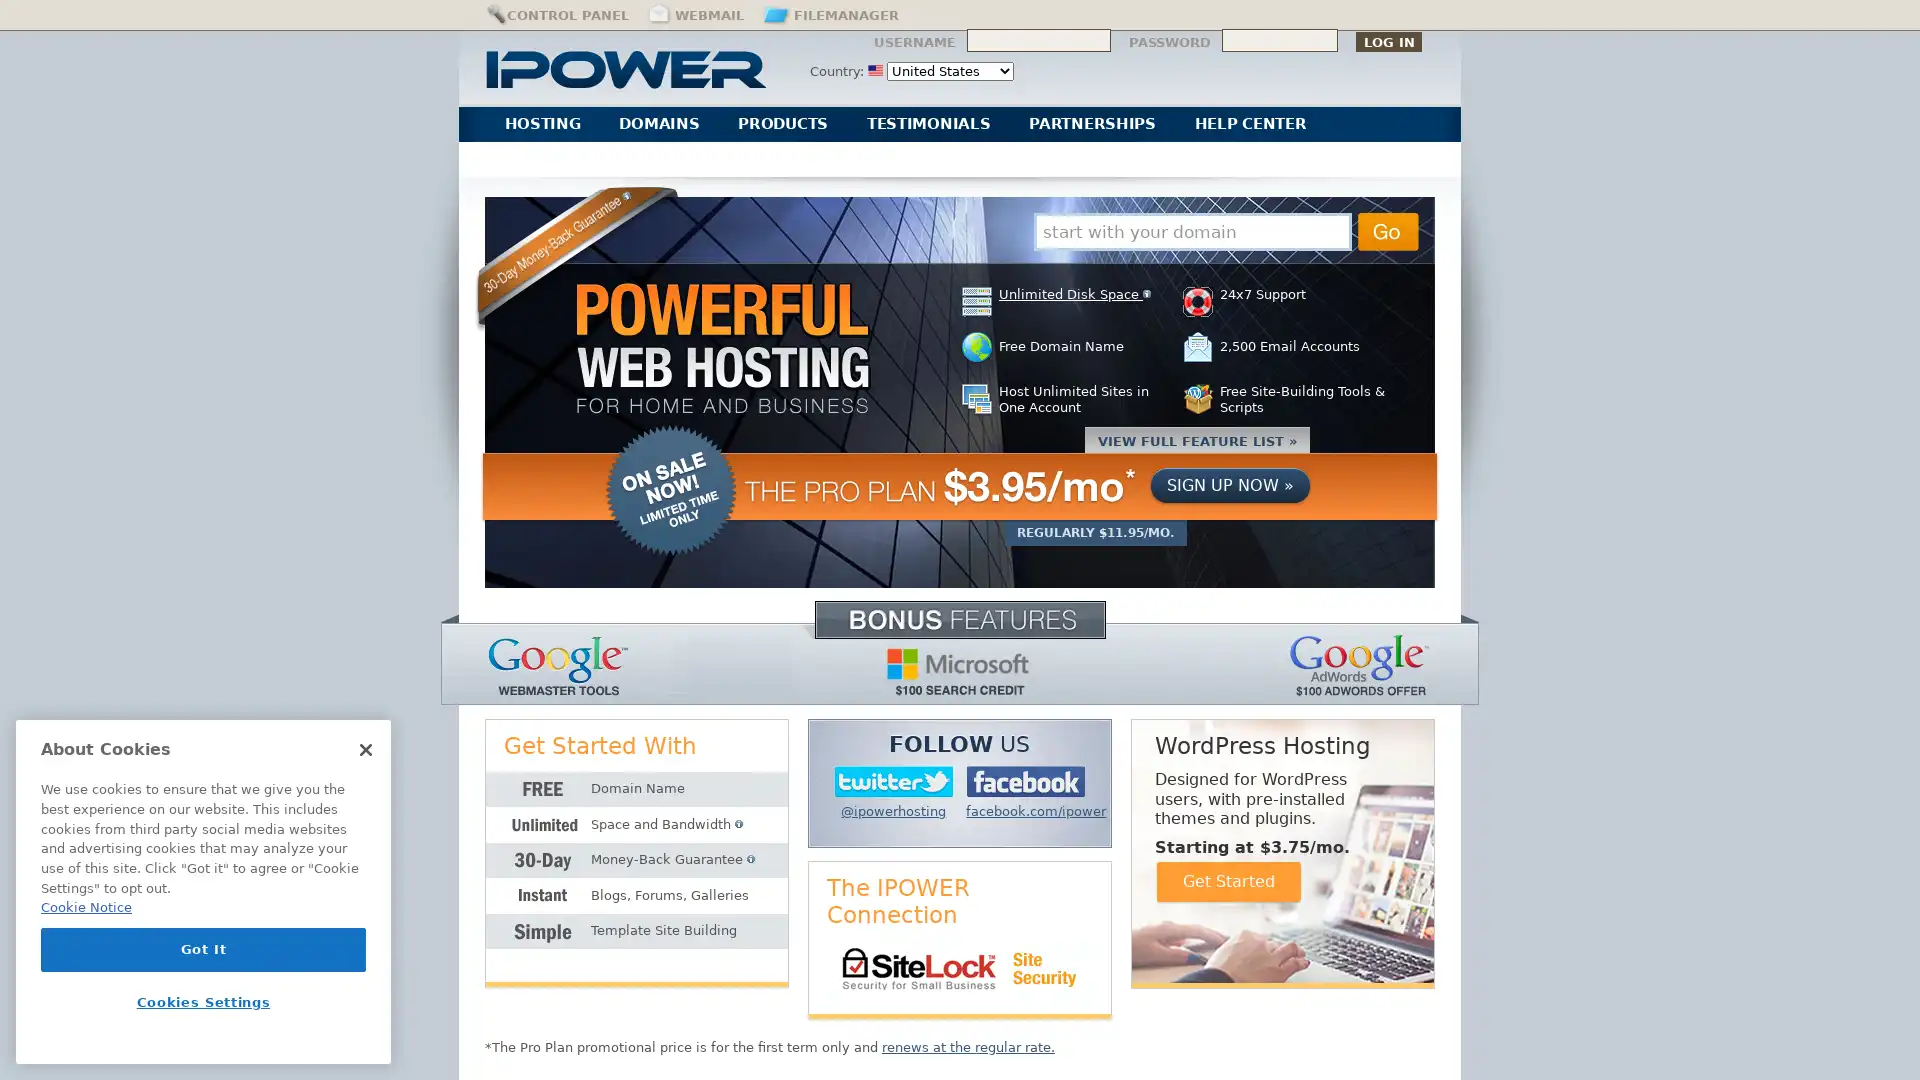 The image size is (1920, 1080). Describe the element at coordinates (1387, 41) in the screenshot. I see `Log In` at that location.